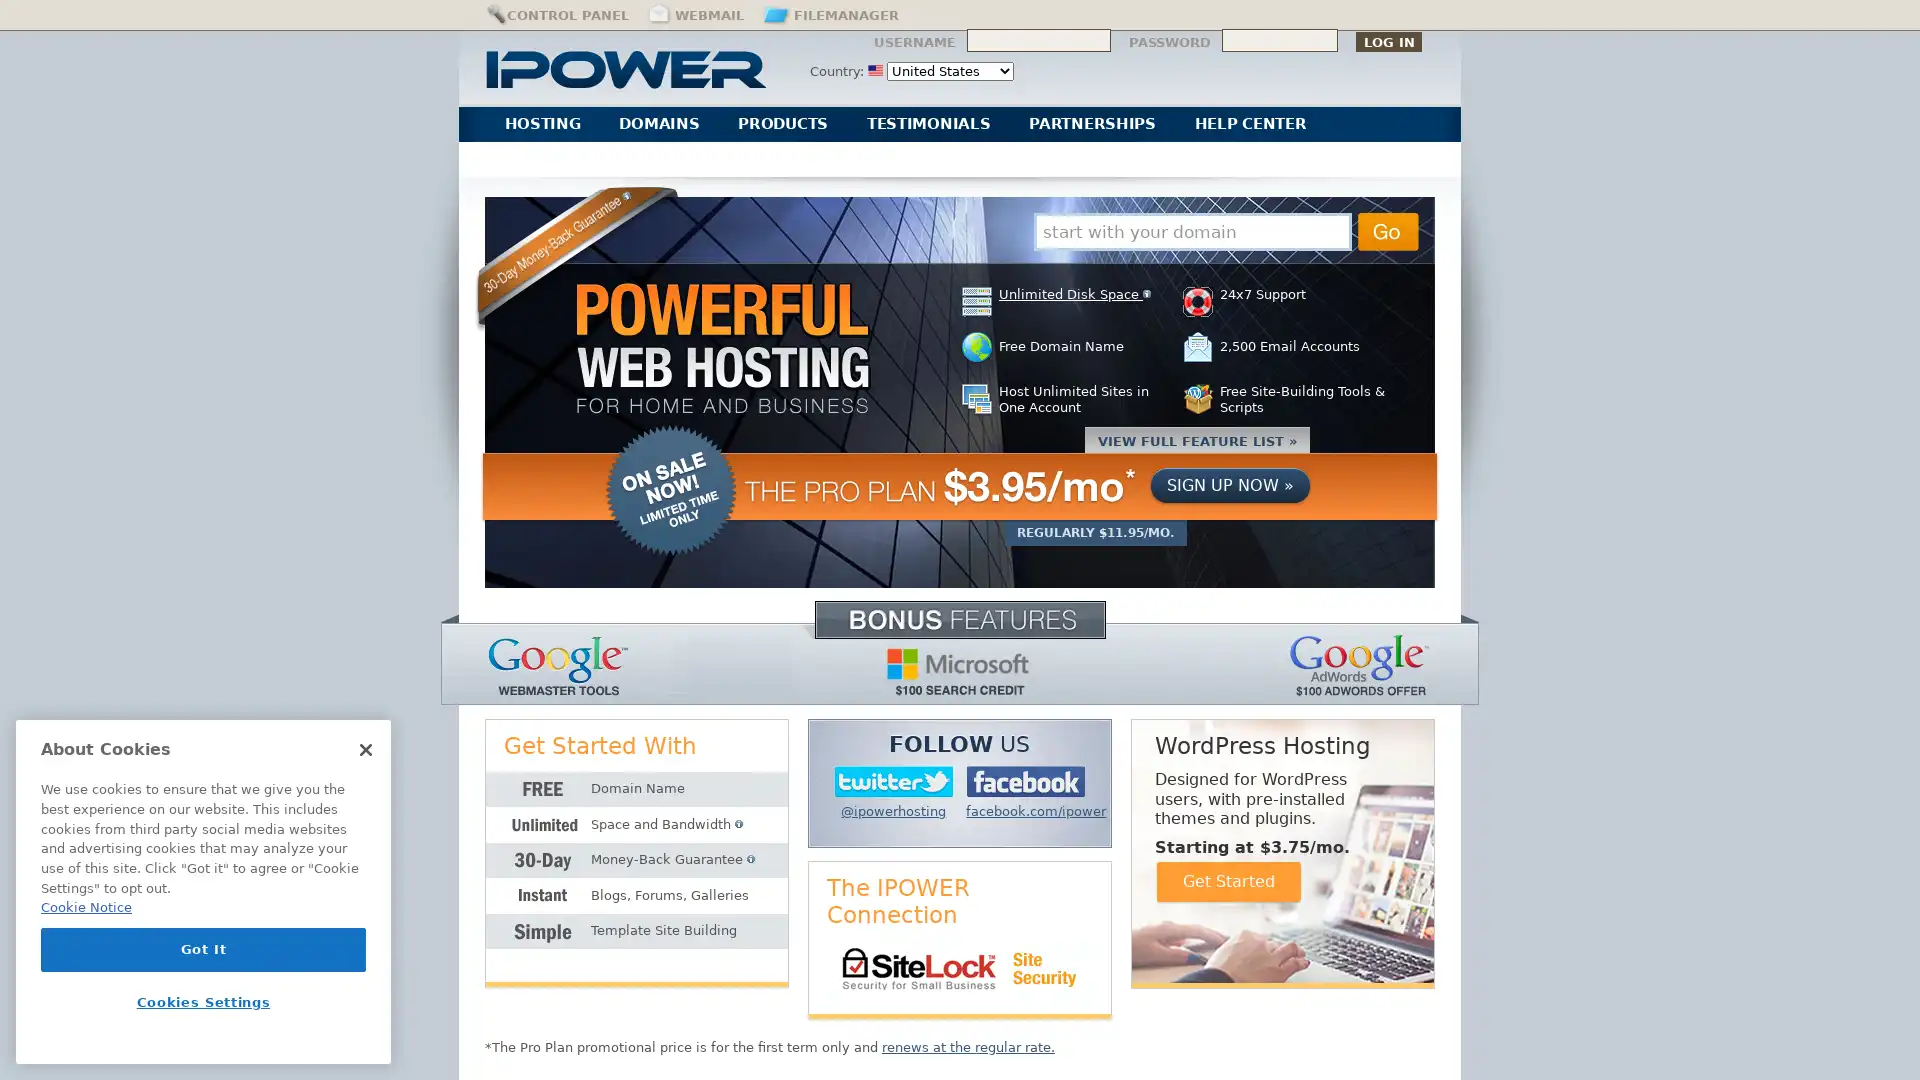 The image size is (1920, 1080). Describe the element at coordinates (1387, 41) in the screenshot. I see `Log In` at that location.